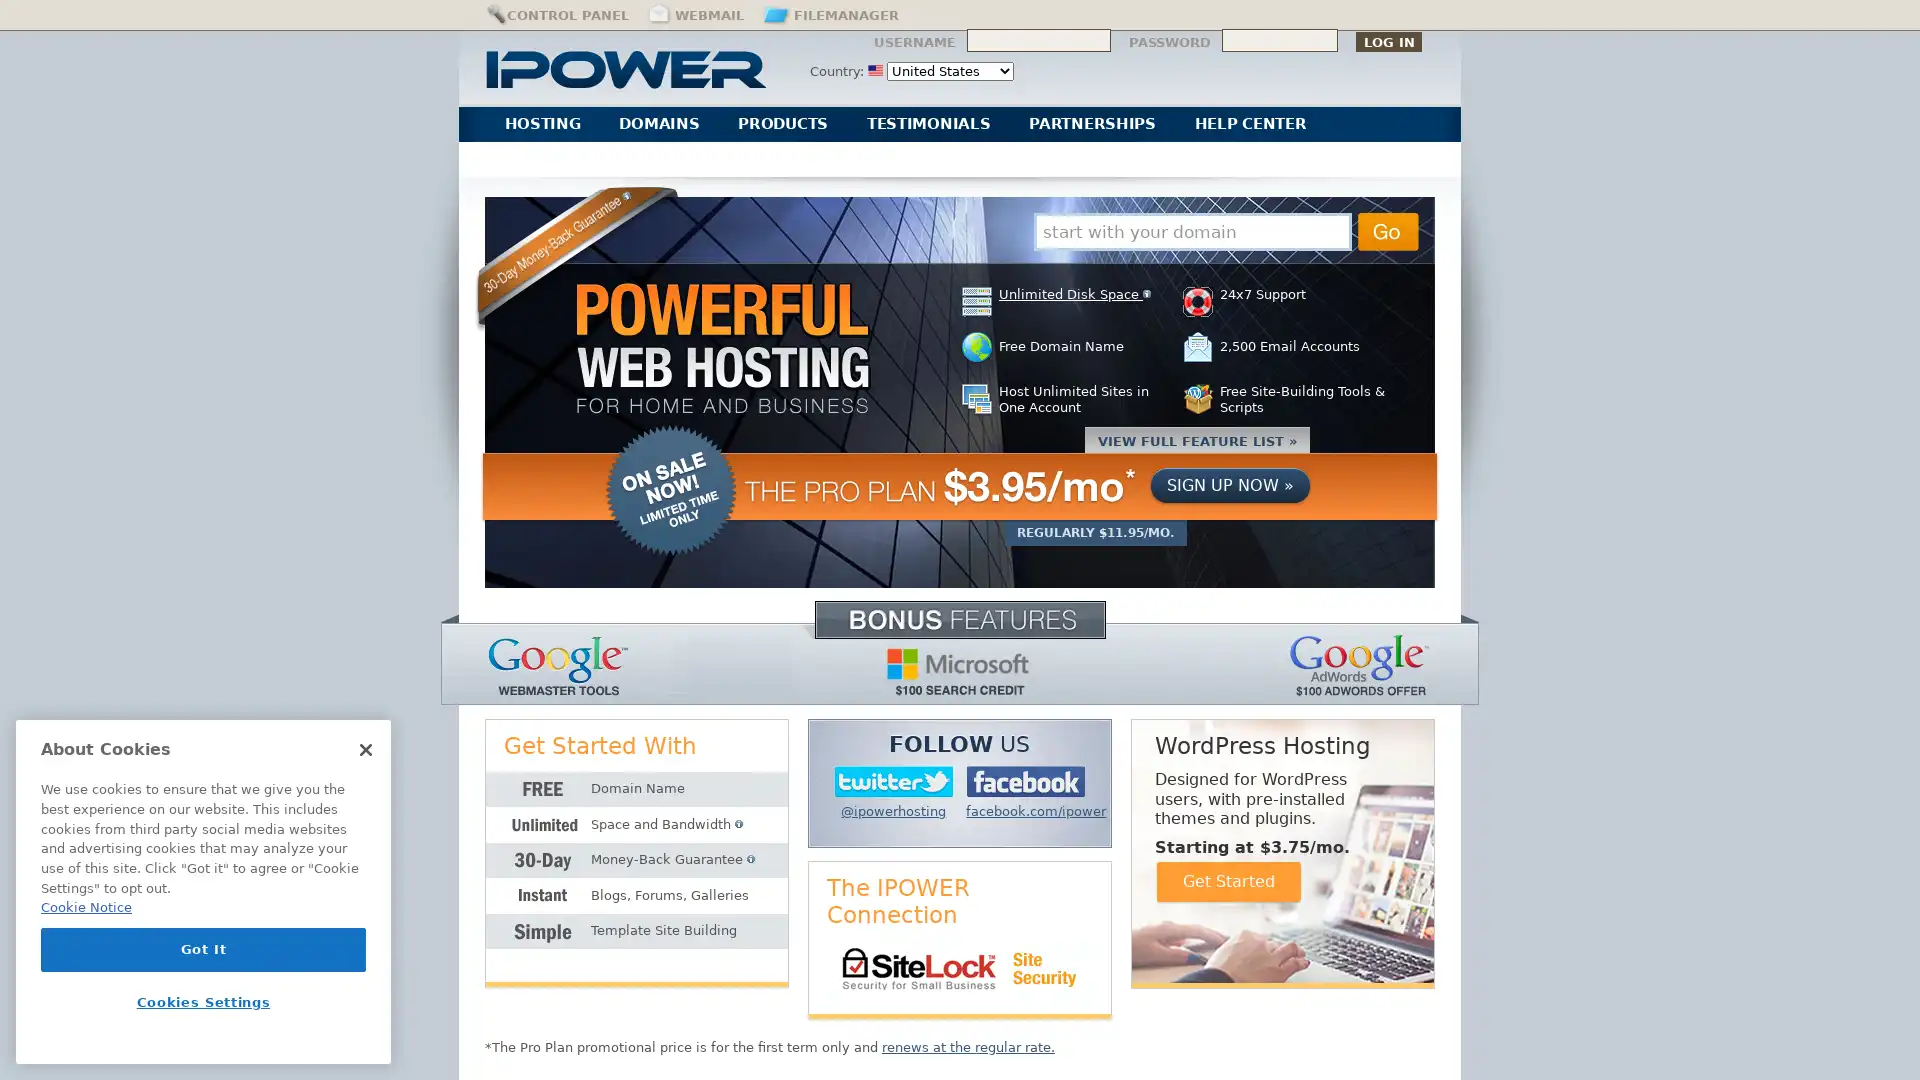 The image size is (1920, 1080). Describe the element at coordinates (1387, 41) in the screenshot. I see `Log In` at that location.